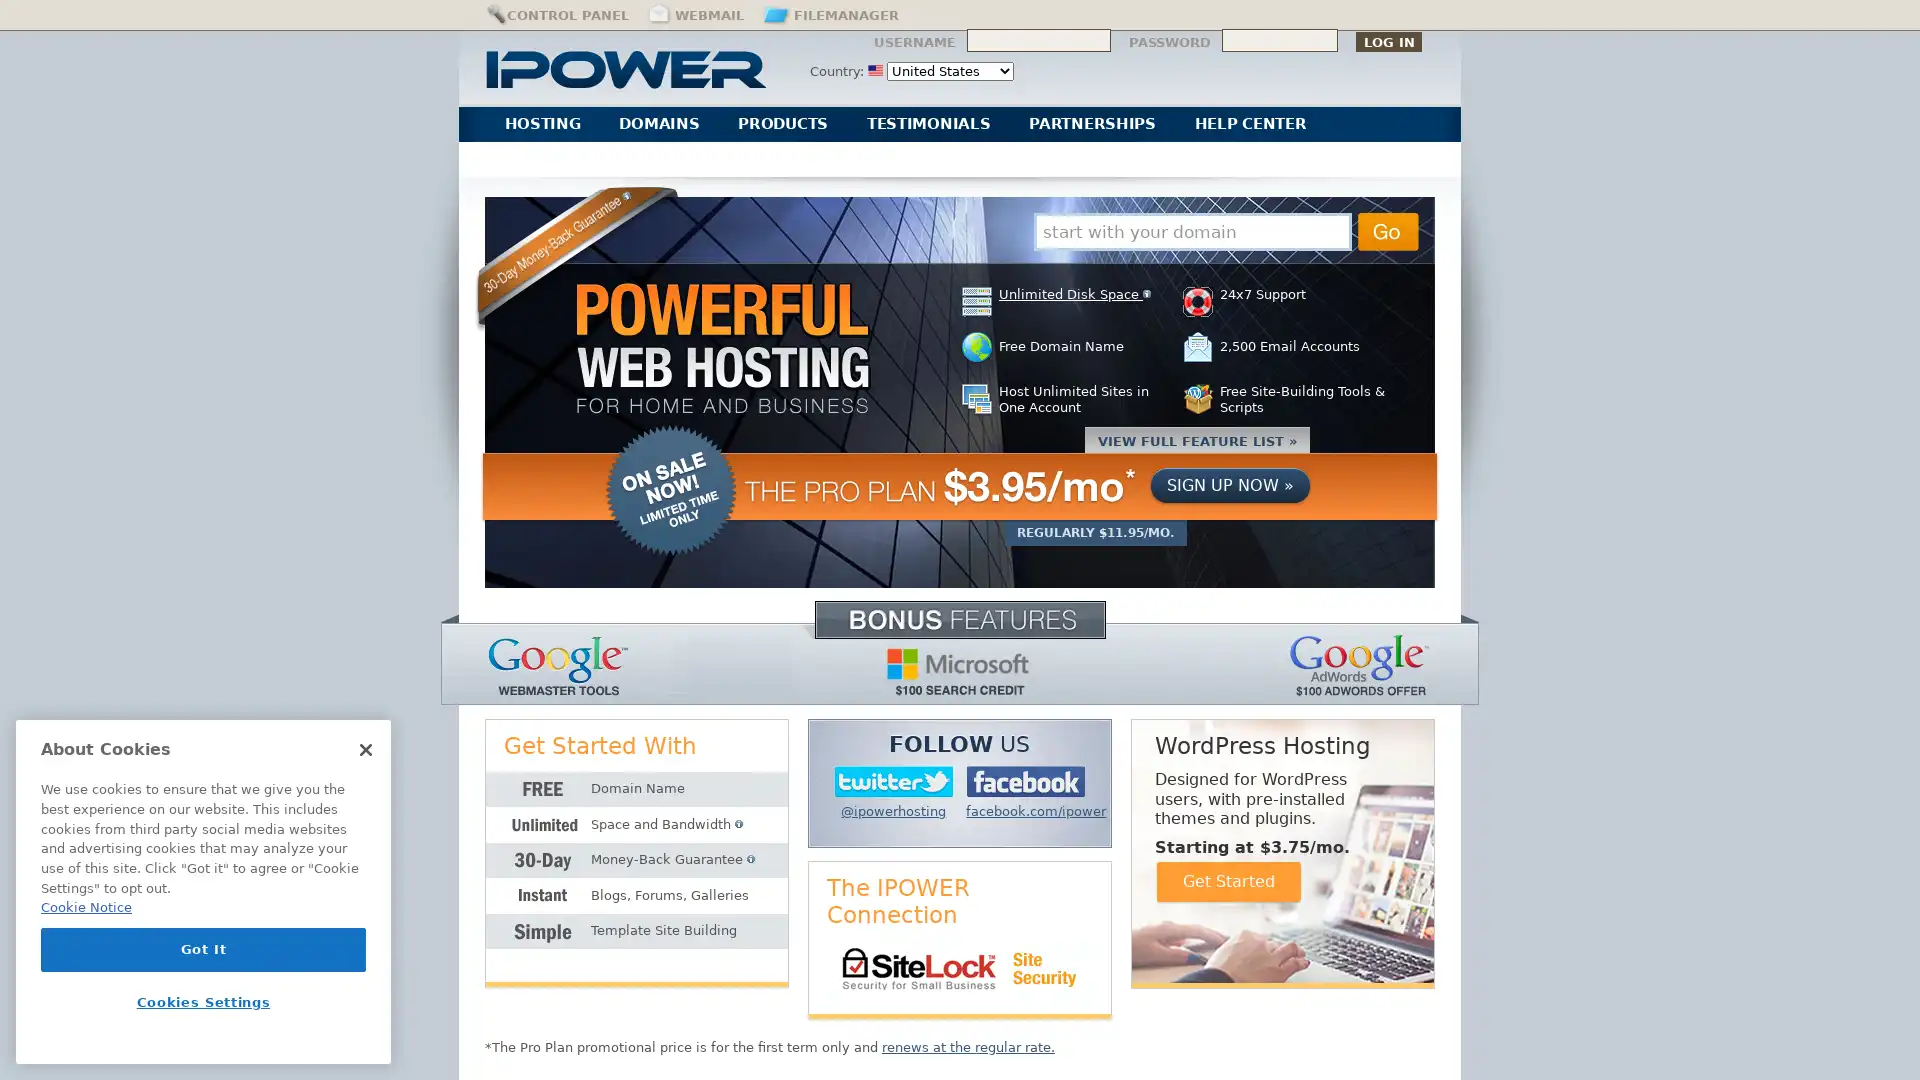 The image size is (1920, 1080). Describe the element at coordinates (1387, 41) in the screenshot. I see `Log In` at that location.